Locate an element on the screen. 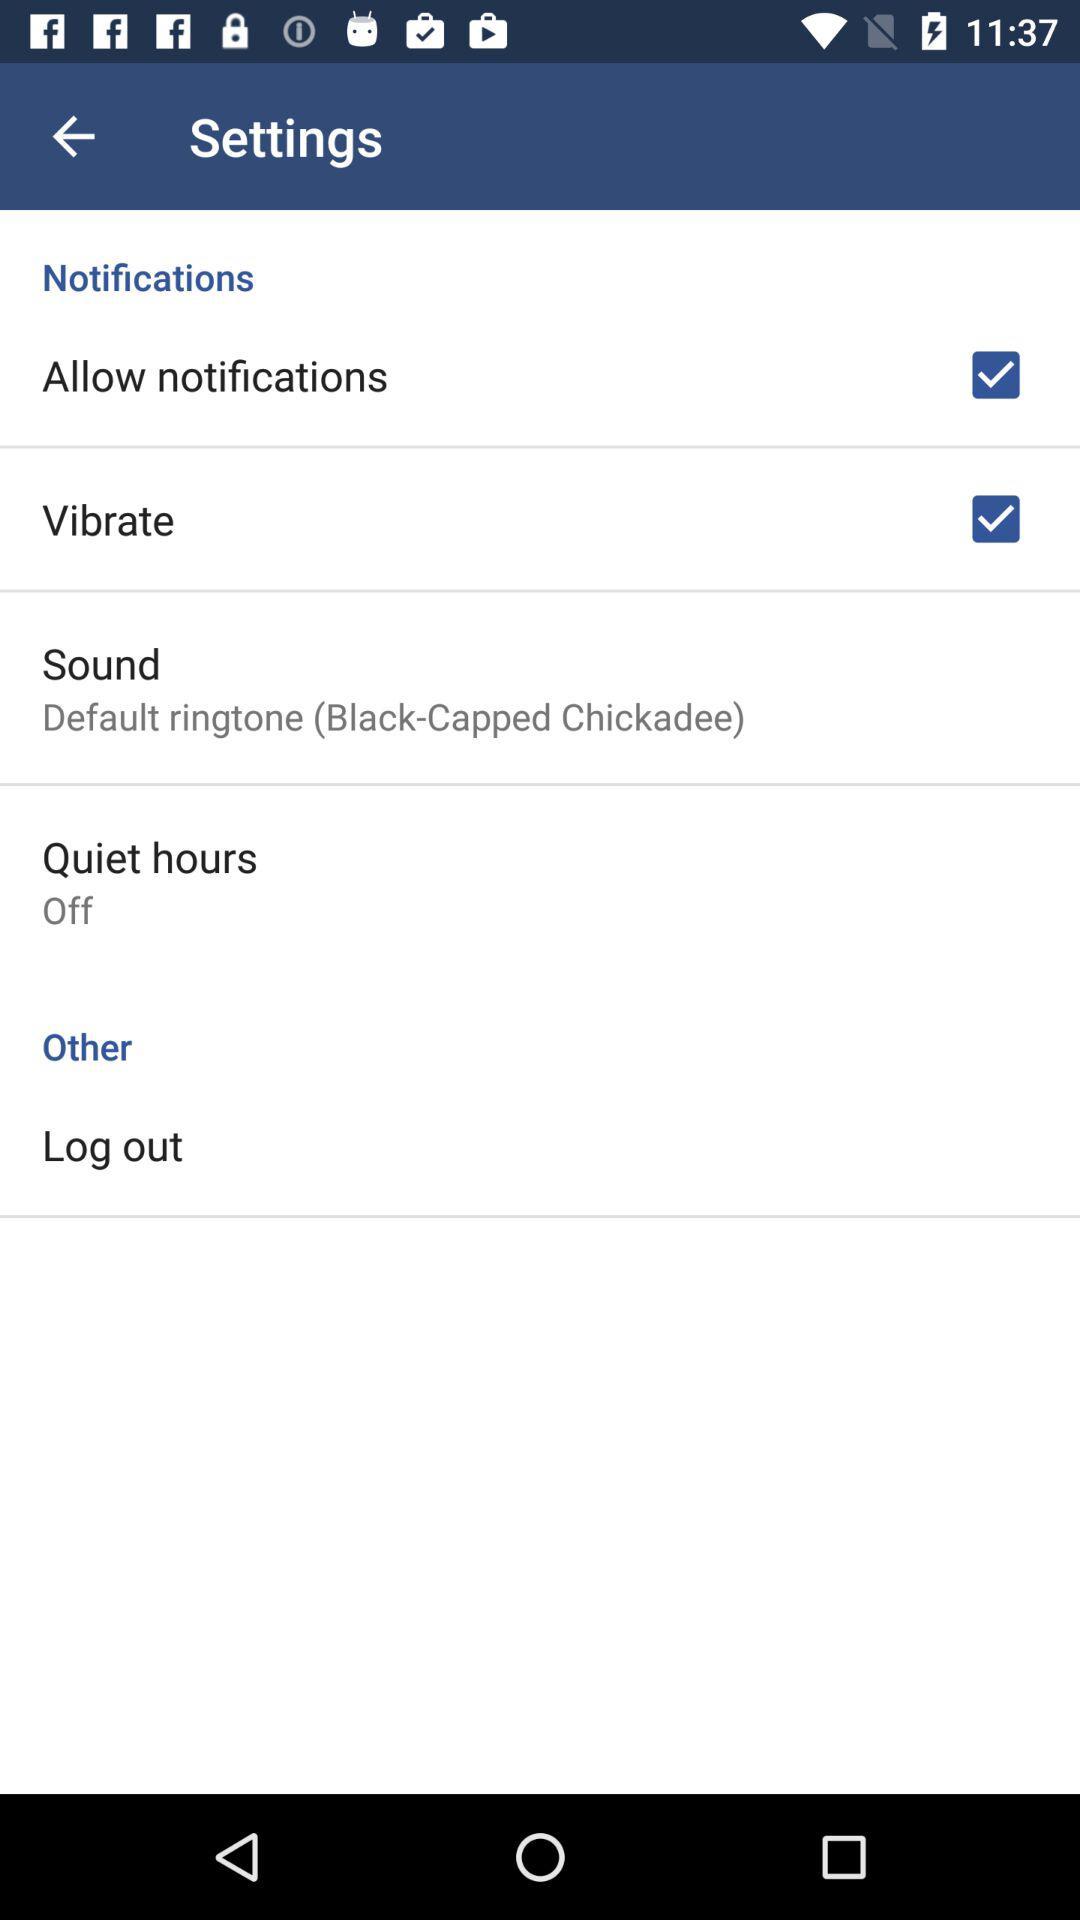 Image resolution: width=1080 pixels, height=1920 pixels. the sound is located at coordinates (101, 662).